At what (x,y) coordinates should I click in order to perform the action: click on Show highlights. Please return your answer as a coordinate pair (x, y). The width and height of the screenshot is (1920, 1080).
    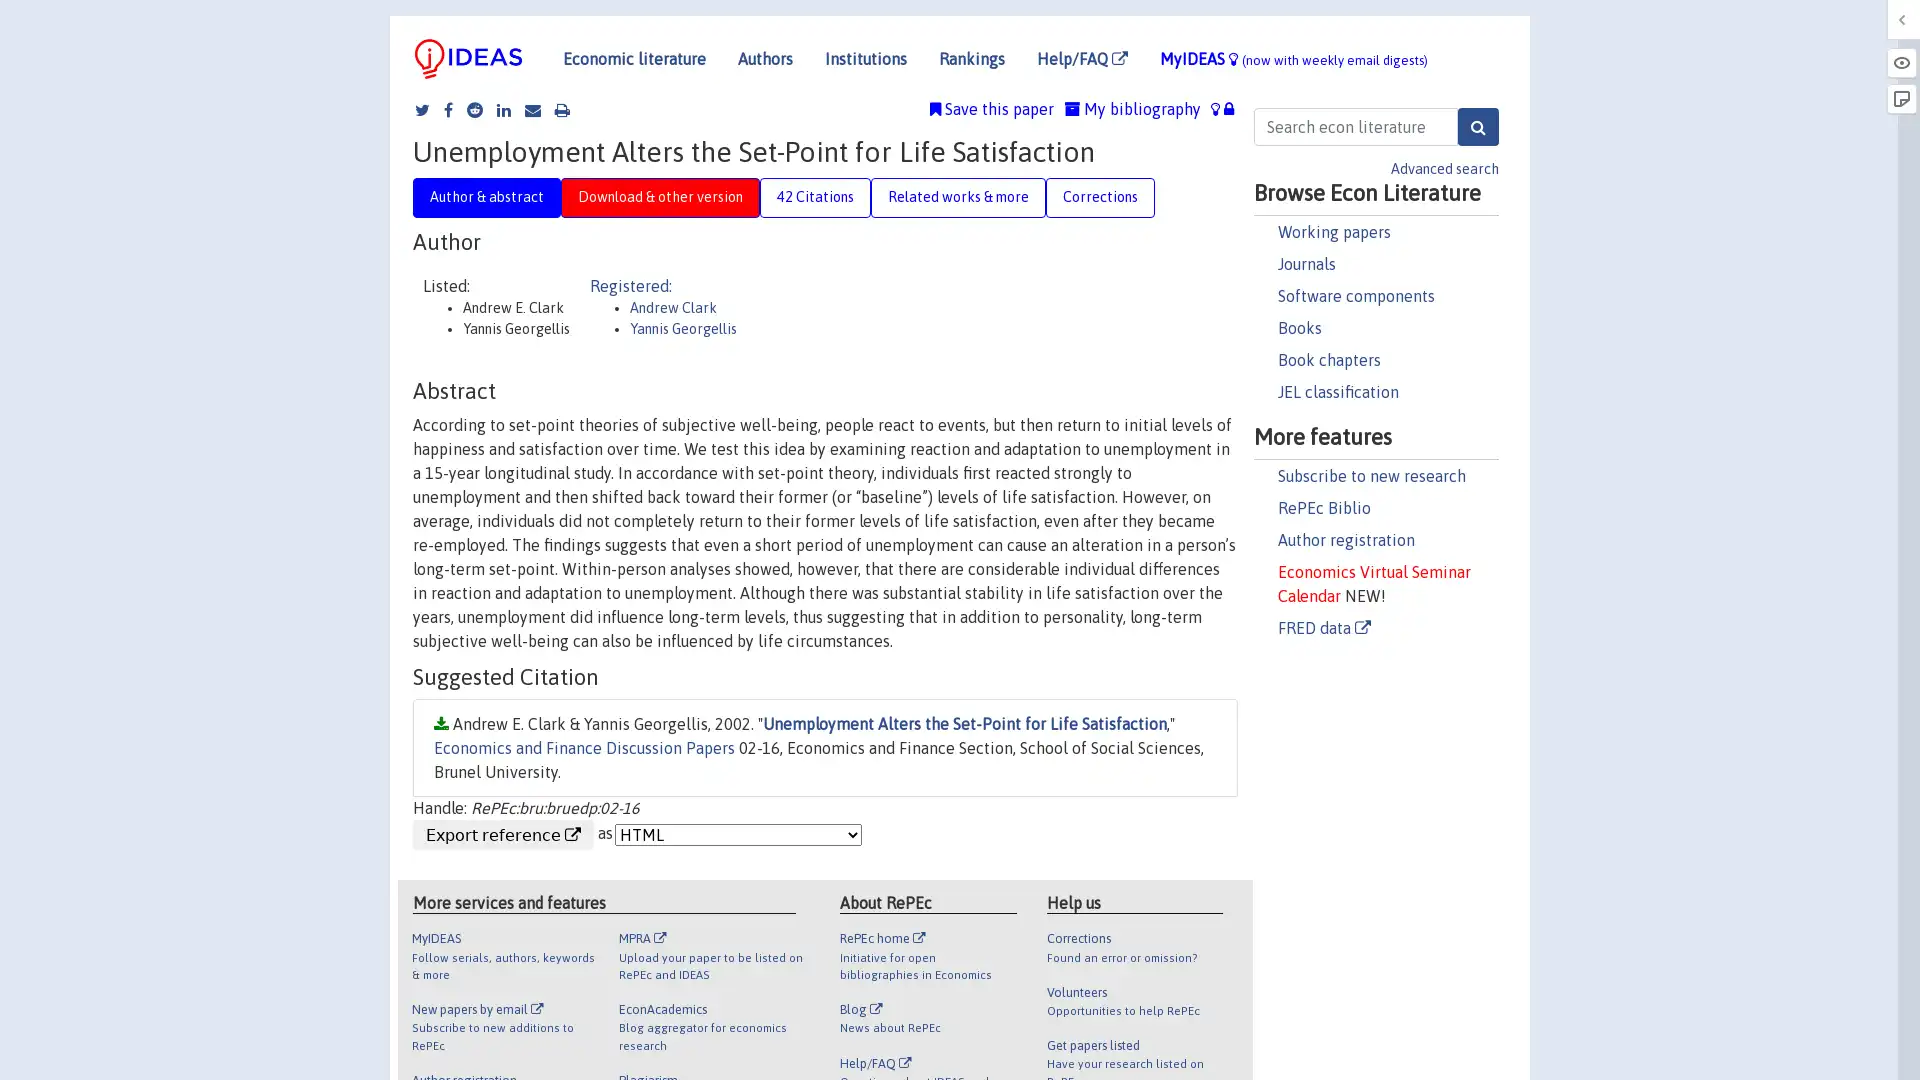
    Looking at the image, I should click on (1900, 61).